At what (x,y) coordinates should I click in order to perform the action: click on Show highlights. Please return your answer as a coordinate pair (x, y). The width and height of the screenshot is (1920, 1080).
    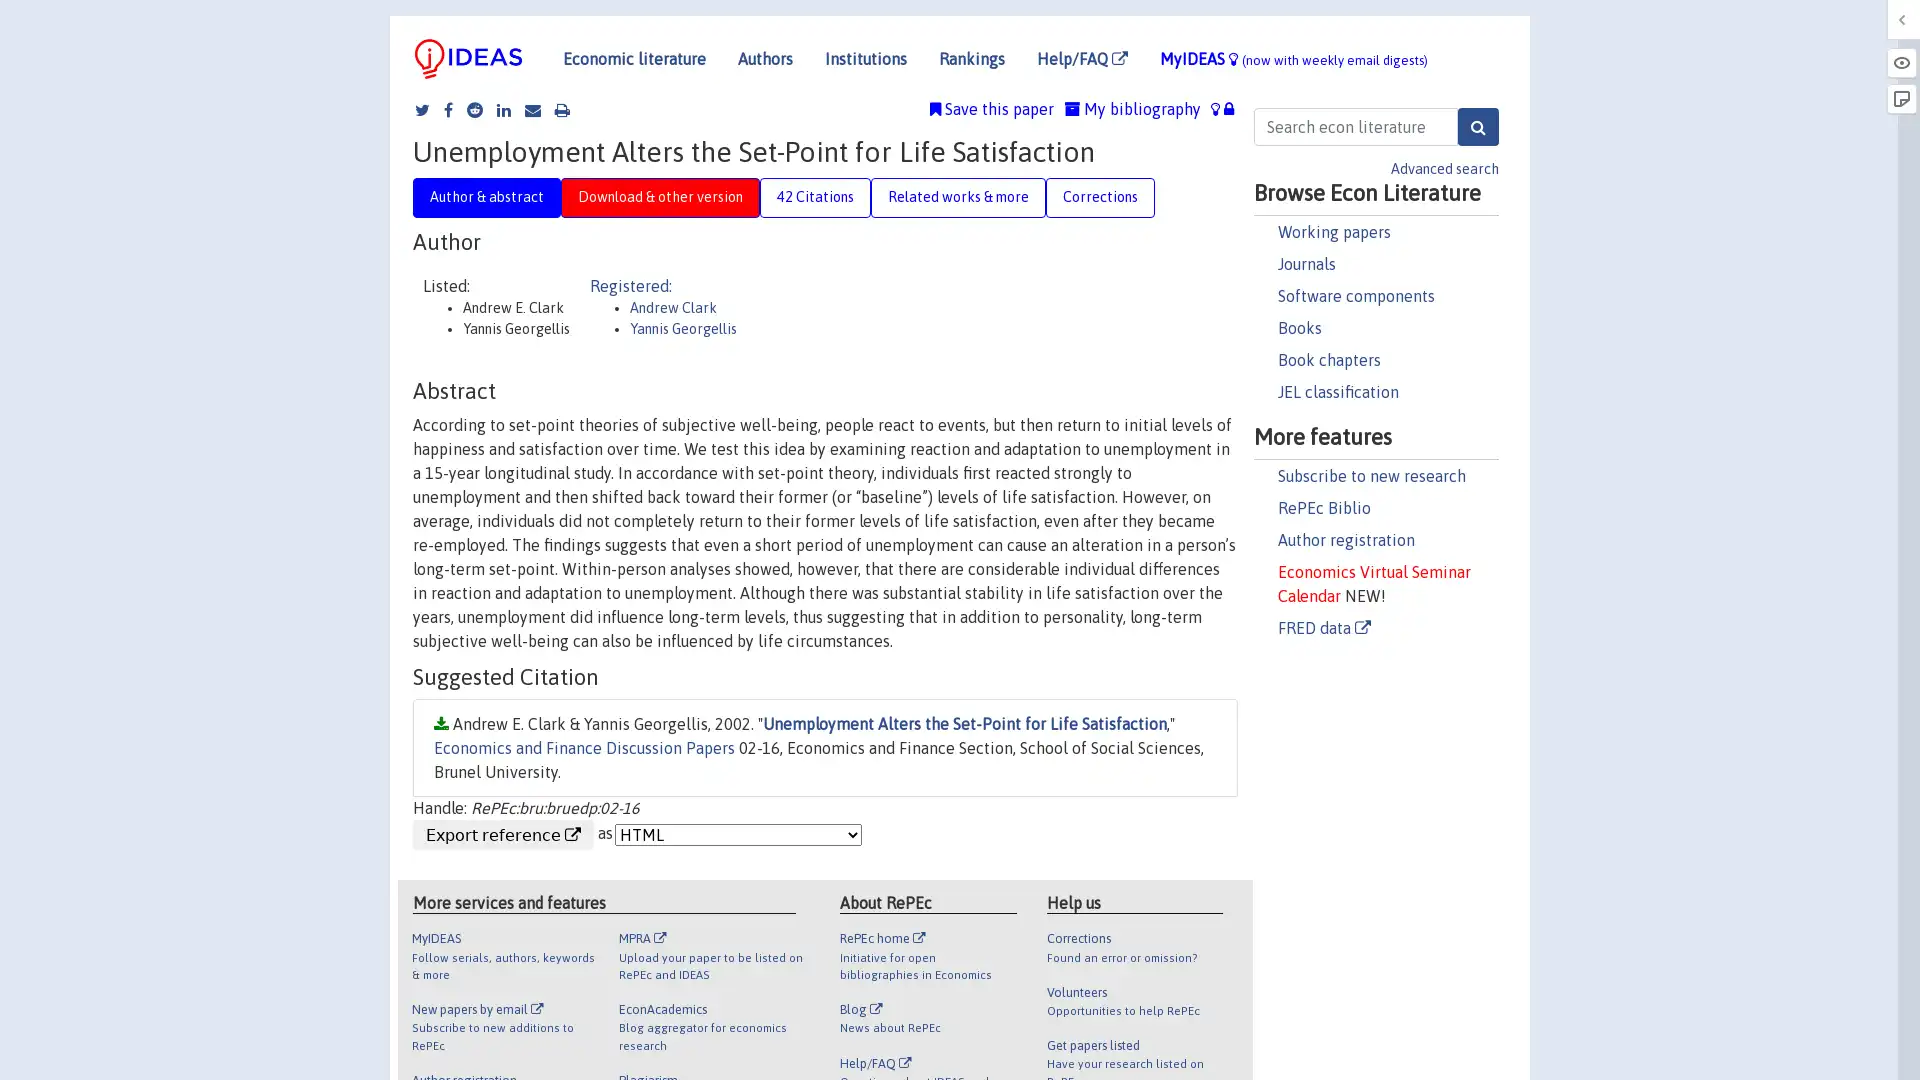
    Looking at the image, I should click on (1900, 61).